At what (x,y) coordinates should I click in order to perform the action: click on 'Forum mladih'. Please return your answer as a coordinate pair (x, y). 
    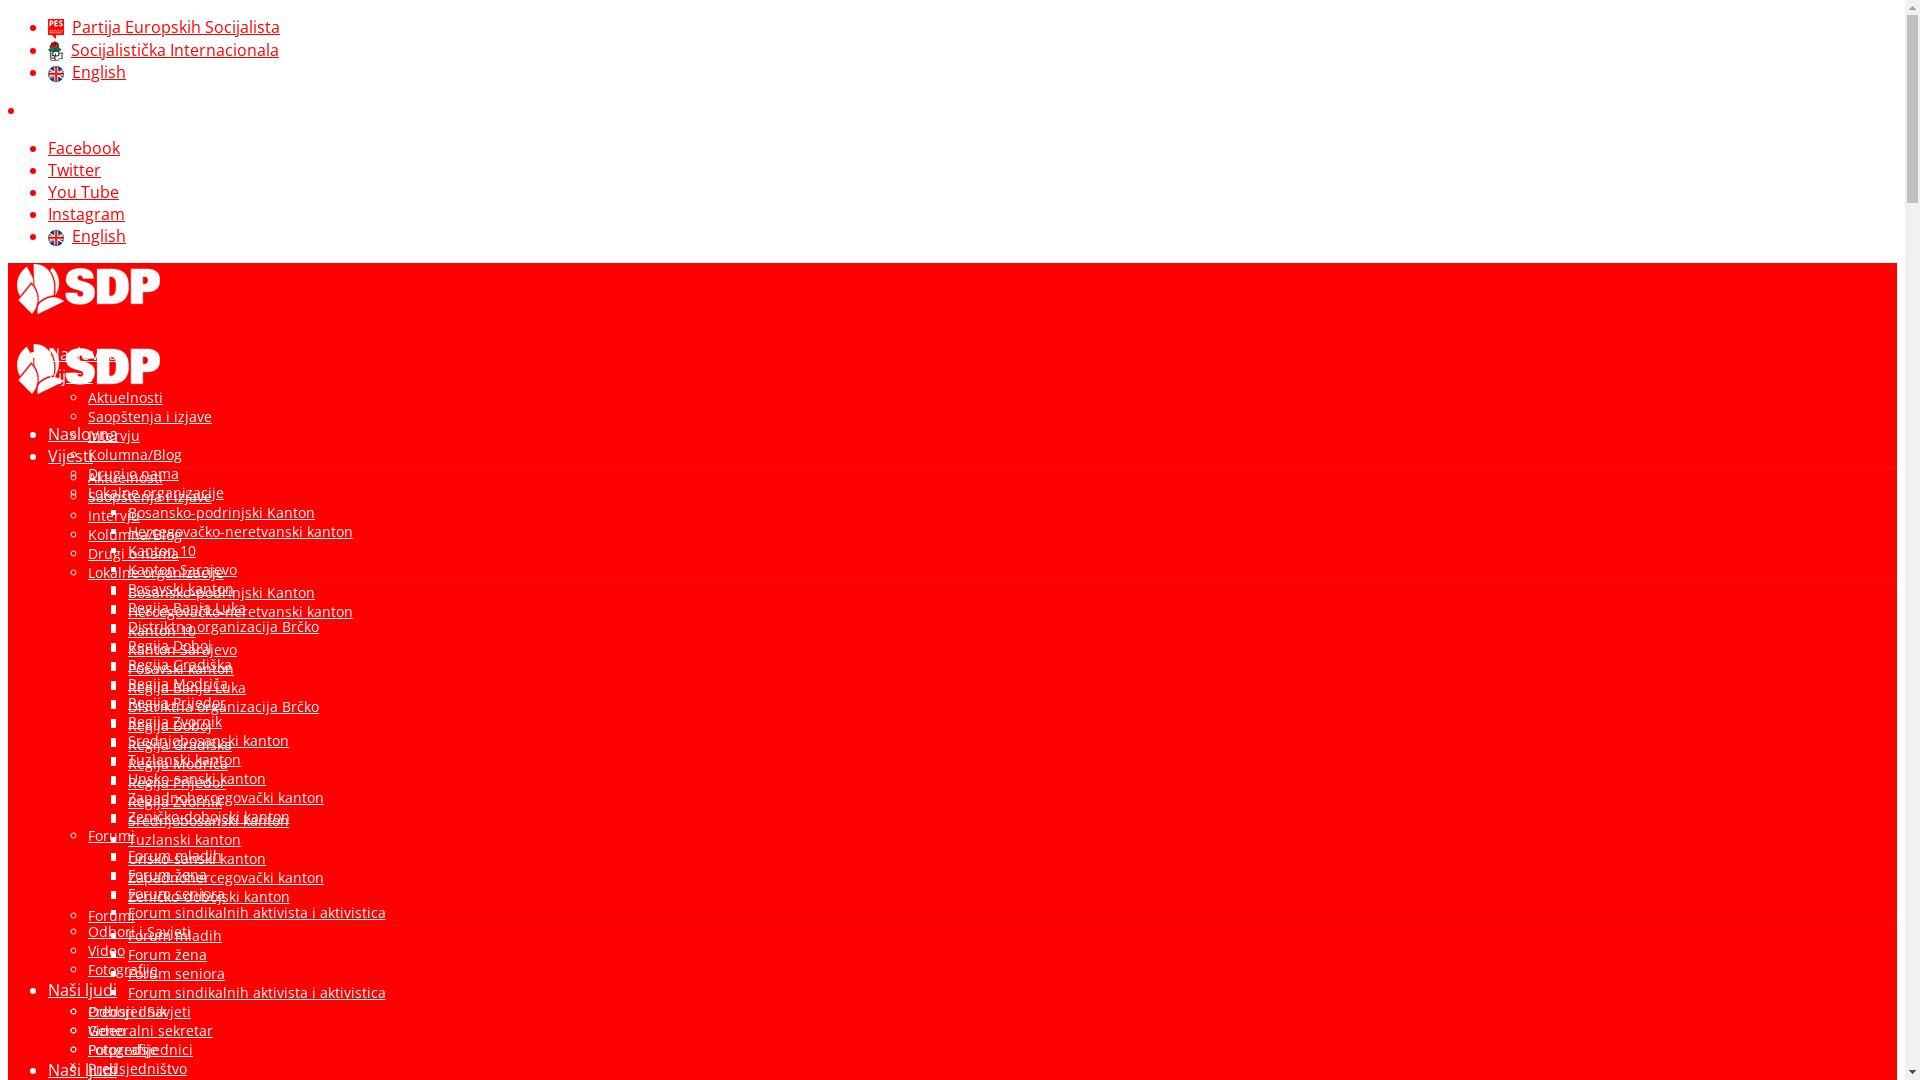
    Looking at the image, I should click on (174, 935).